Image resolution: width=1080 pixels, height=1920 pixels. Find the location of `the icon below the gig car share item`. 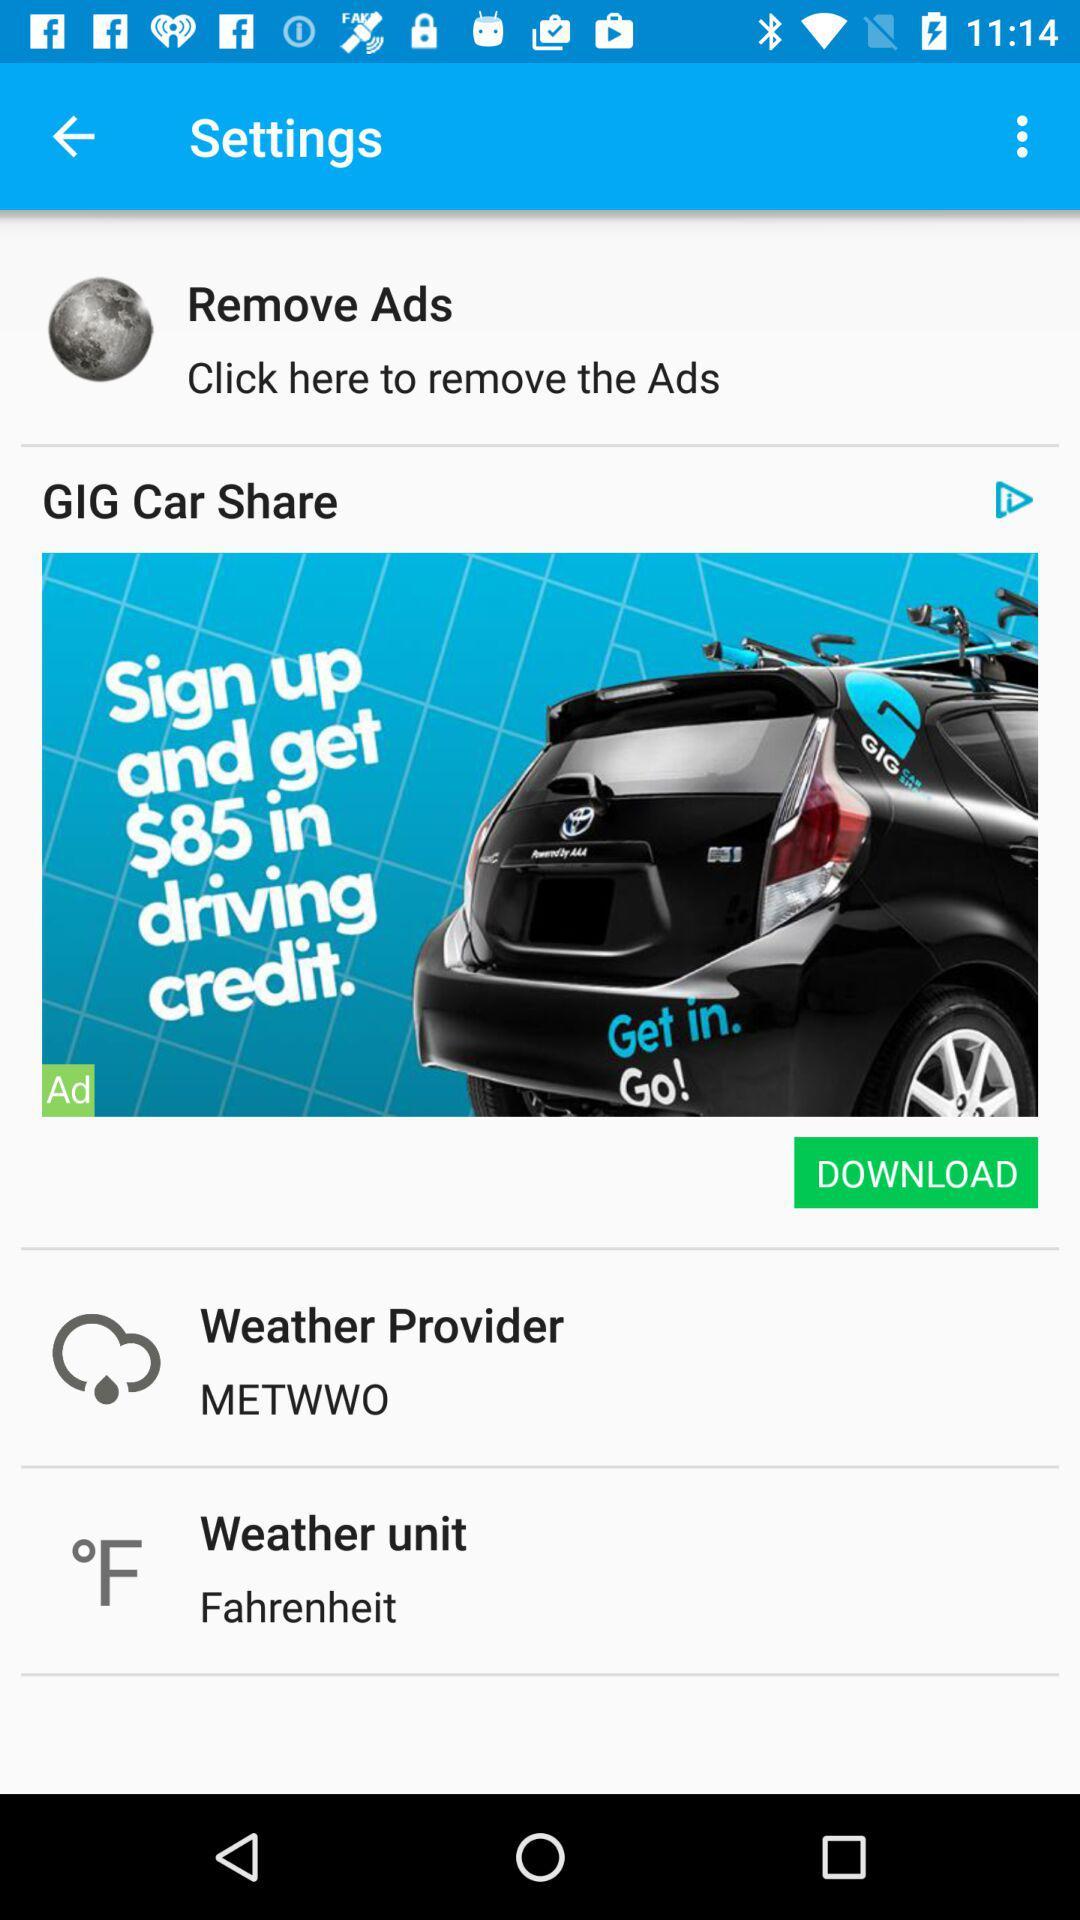

the icon below the gig car share item is located at coordinates (540, 553).